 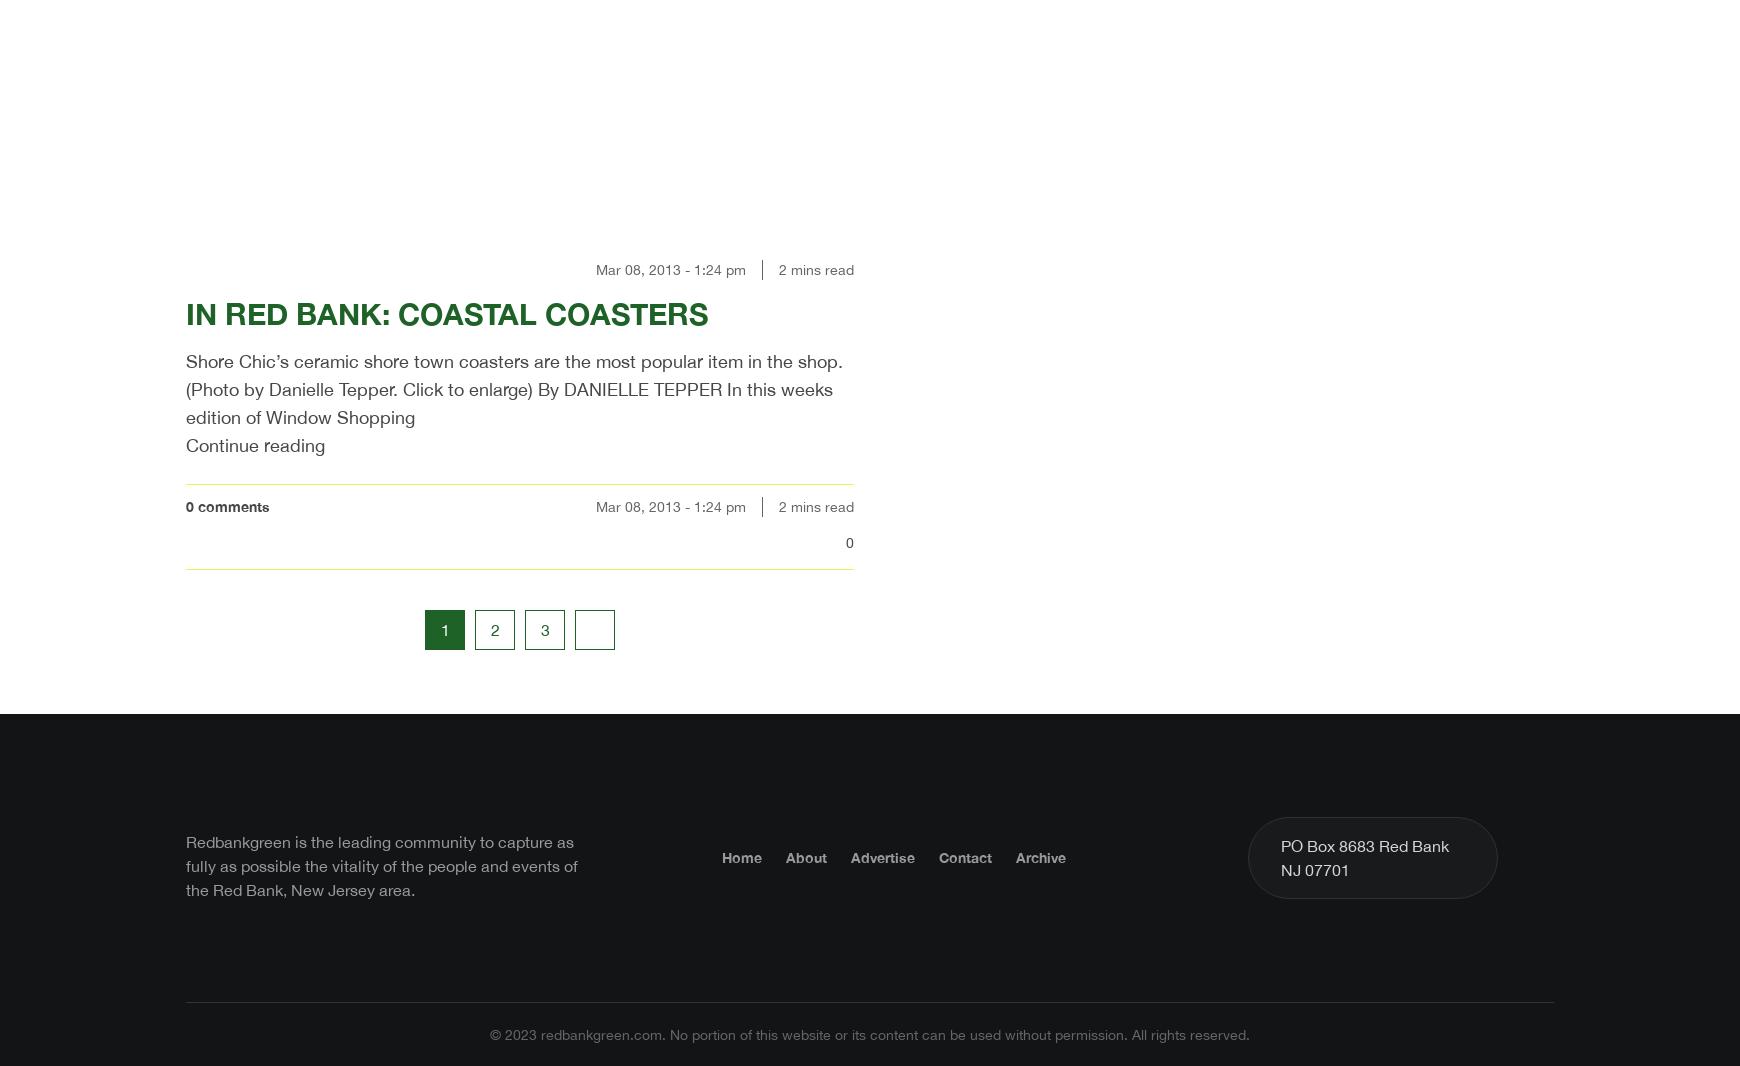 What do you see at coordinates (870, 1034) in the screenshot?
I see `'© 2023 redbankgreen.com. No portion of this website or its content can be used without permission. All rights reserved.'` at bounding box center [870, 1034].